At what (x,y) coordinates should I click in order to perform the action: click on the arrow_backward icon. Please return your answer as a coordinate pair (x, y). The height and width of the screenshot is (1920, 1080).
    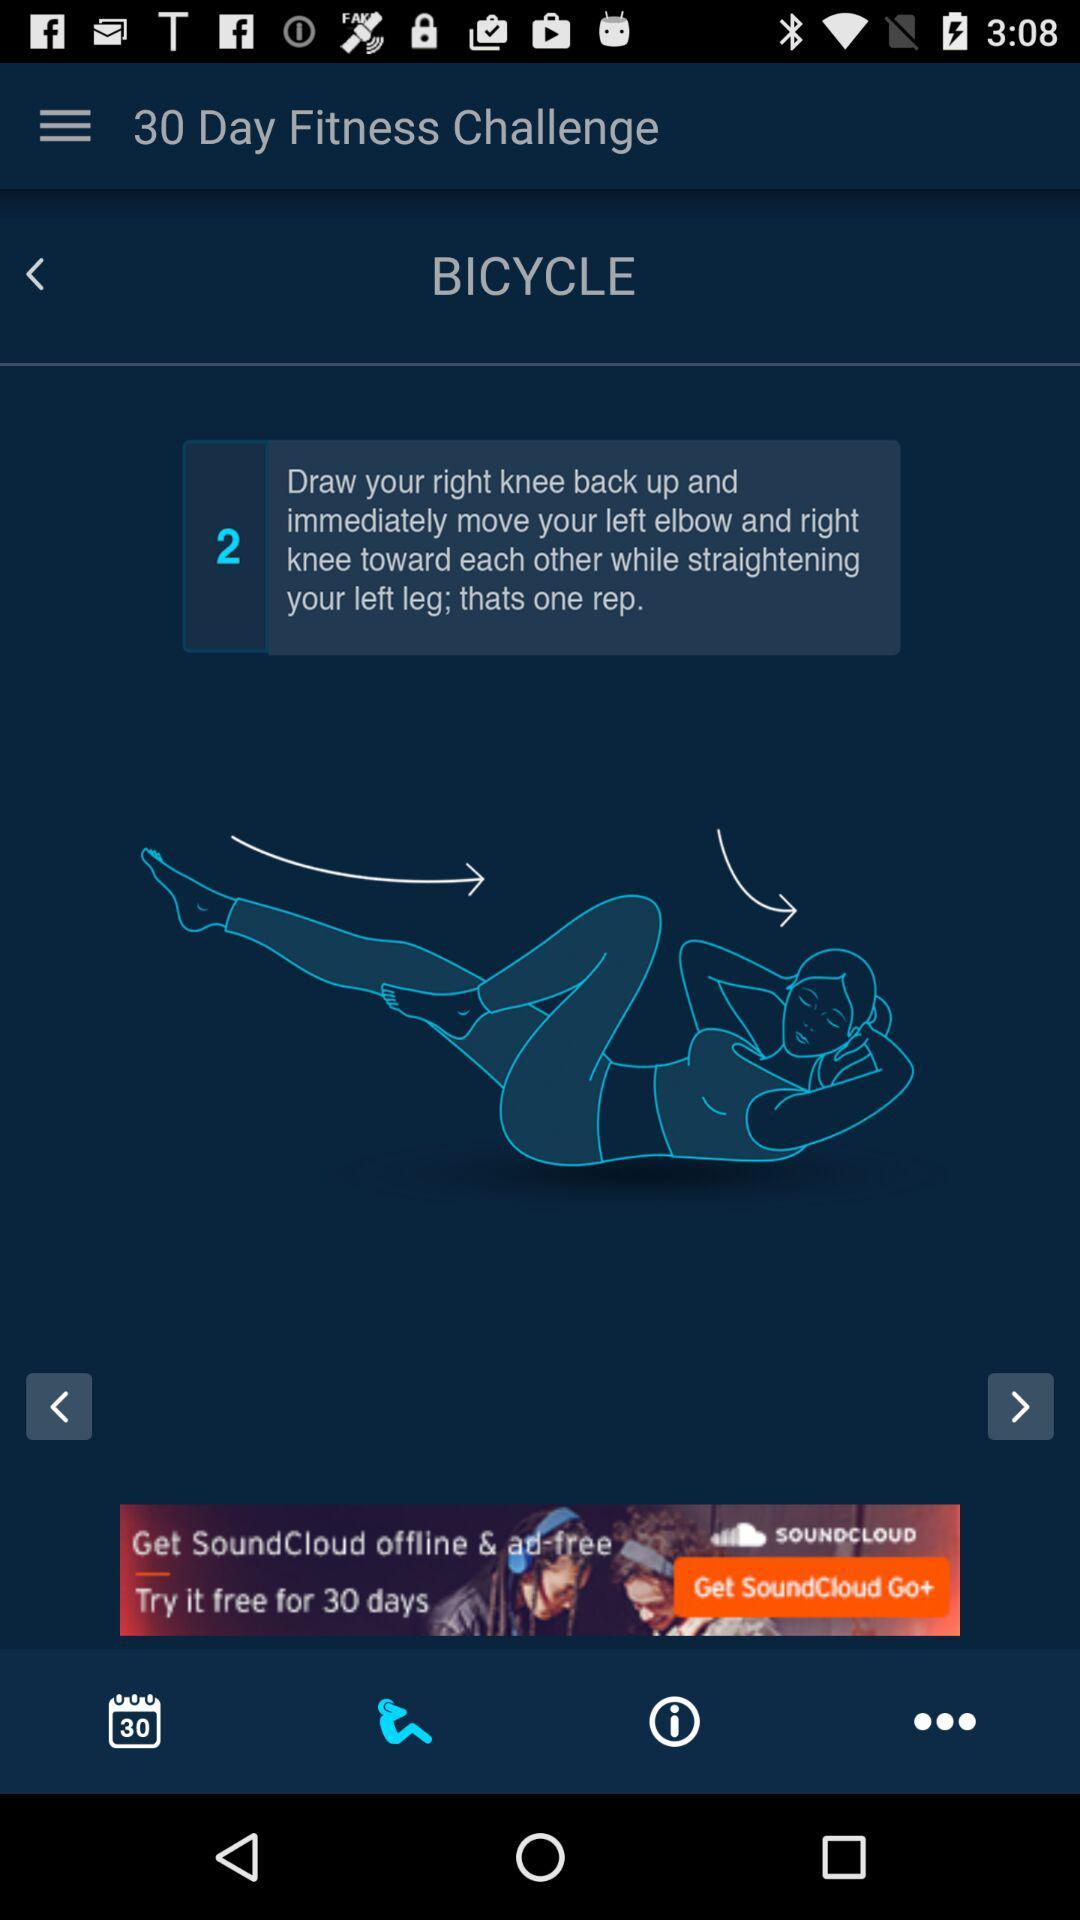
    Looking at the image, I should click on (51, 1524).